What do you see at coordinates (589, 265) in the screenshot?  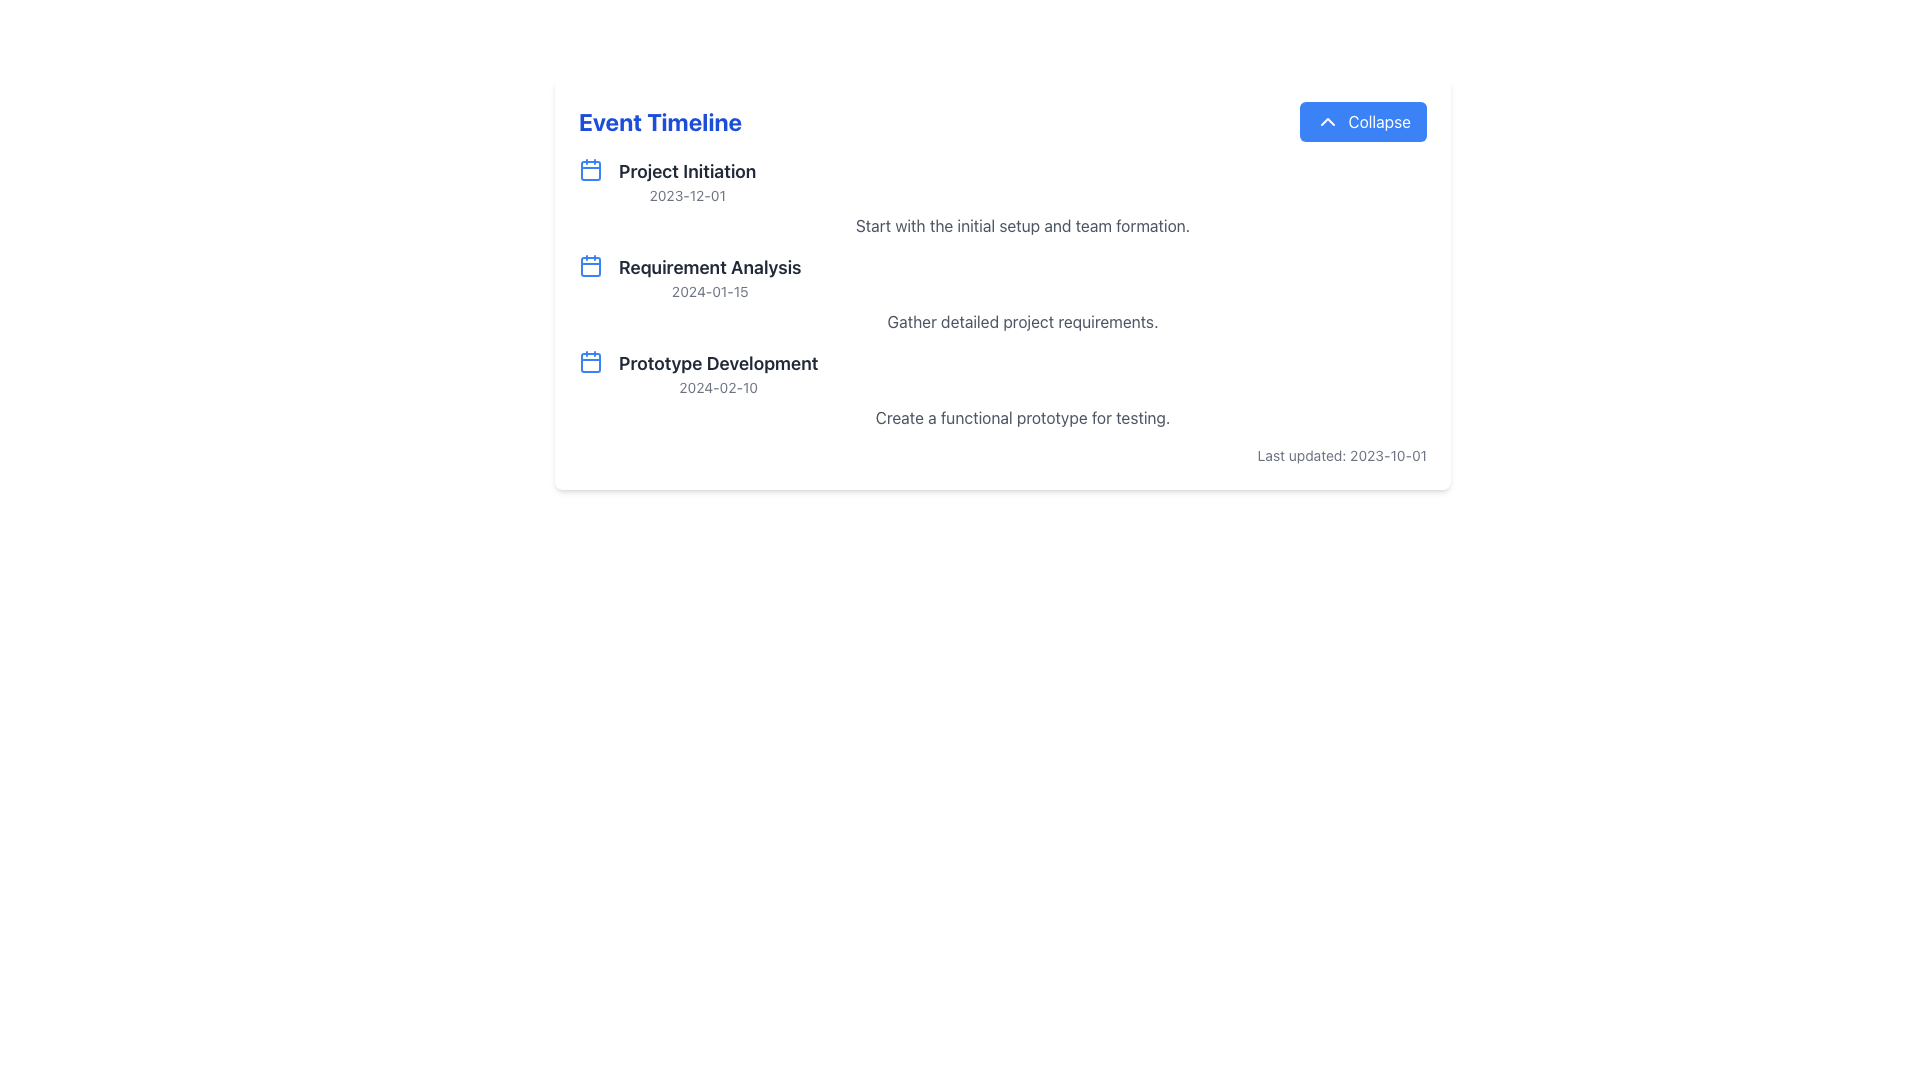 I see `the calendar icon, which is a square with curved corners and a blue stroke, located to the left of the text 'Requirement Analysis 2024-01-15'` at bounding box center [589, 265].